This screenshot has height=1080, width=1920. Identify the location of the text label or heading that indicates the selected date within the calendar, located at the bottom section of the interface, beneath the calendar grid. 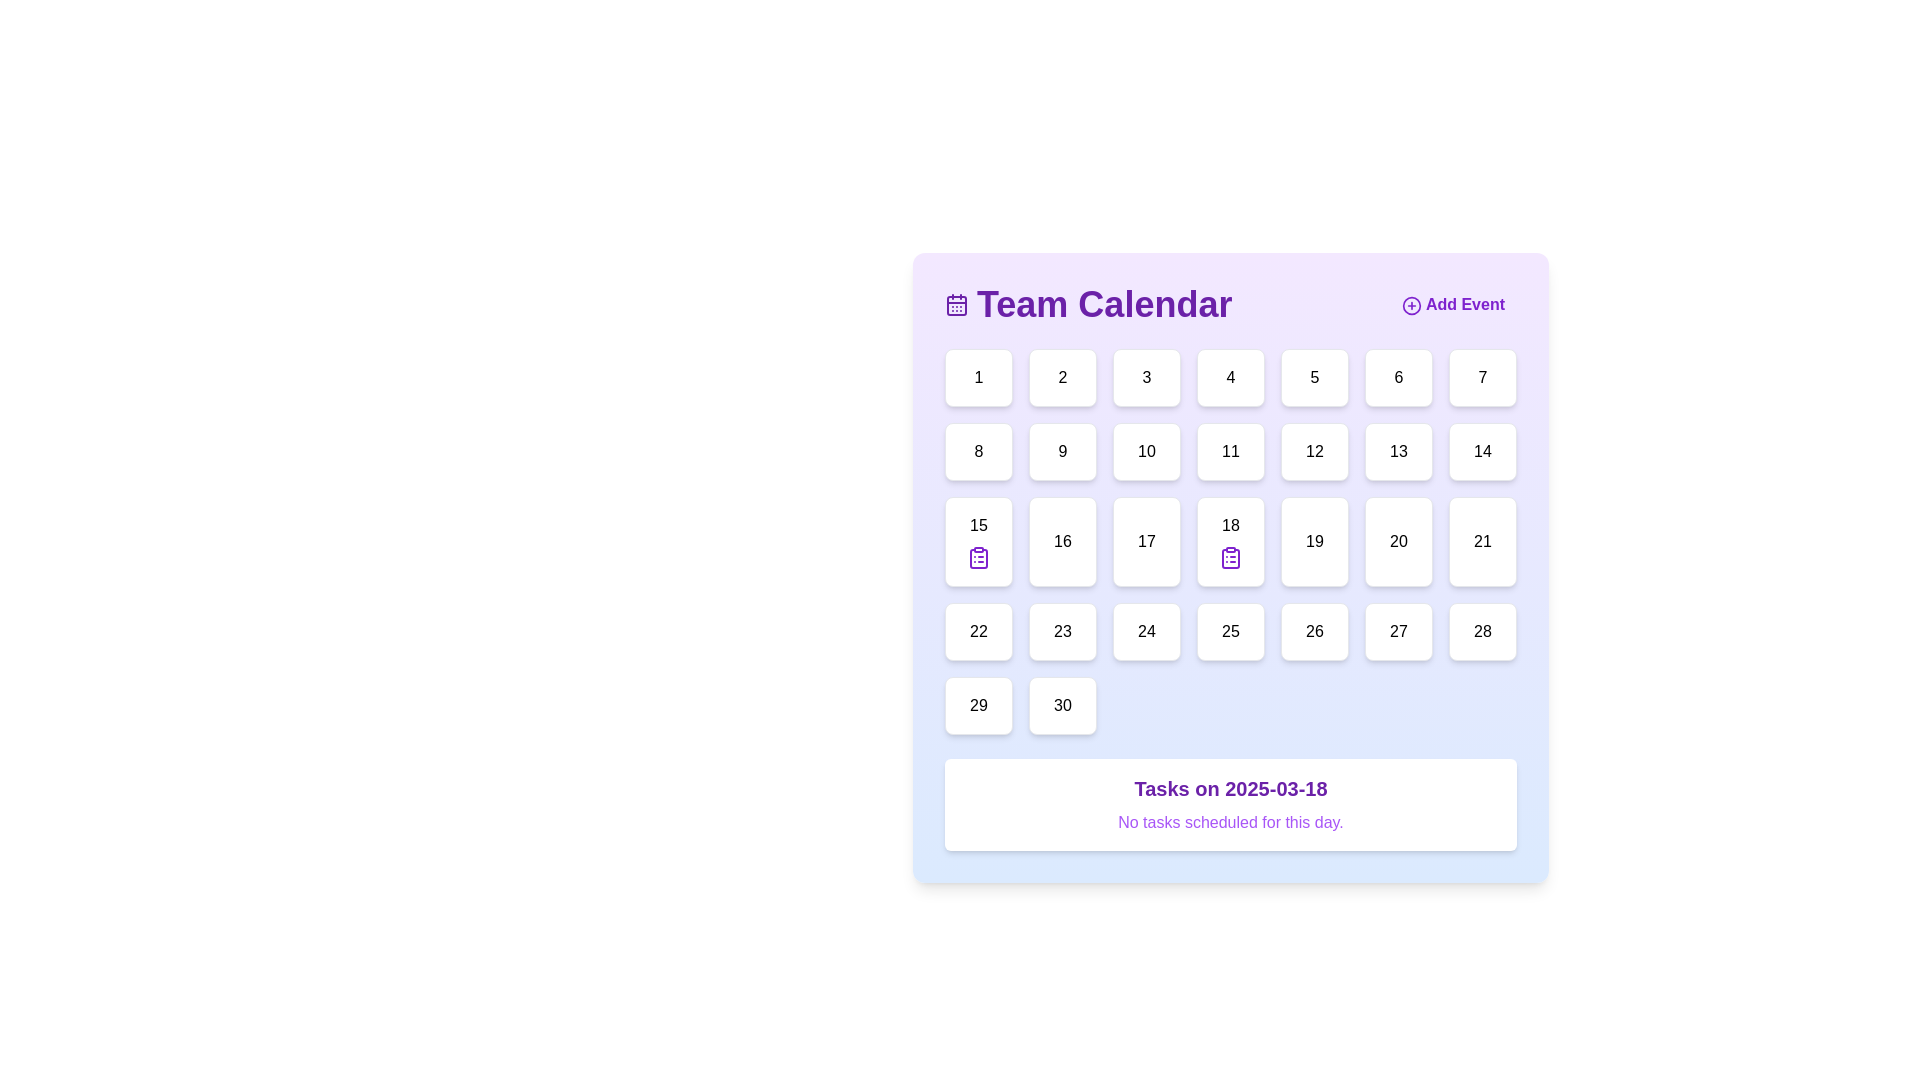
(1229, 788).